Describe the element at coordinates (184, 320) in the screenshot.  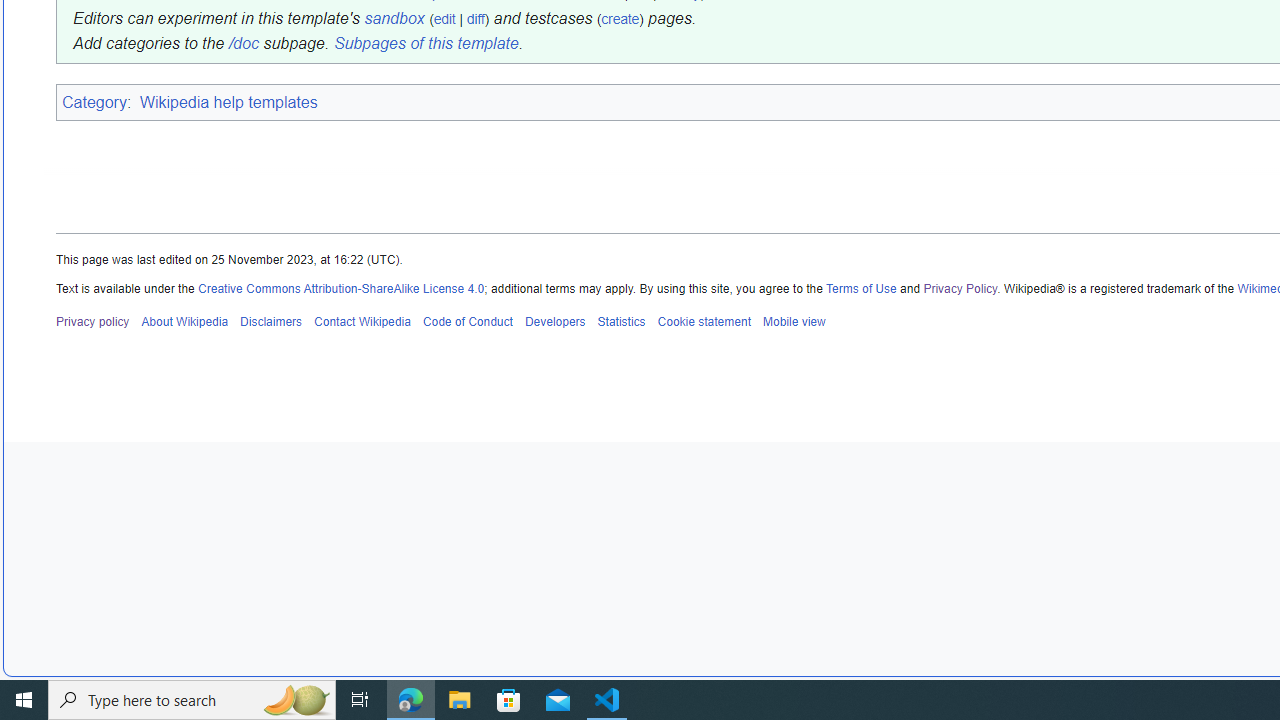
I see `'About Wikipedia'` at that location.